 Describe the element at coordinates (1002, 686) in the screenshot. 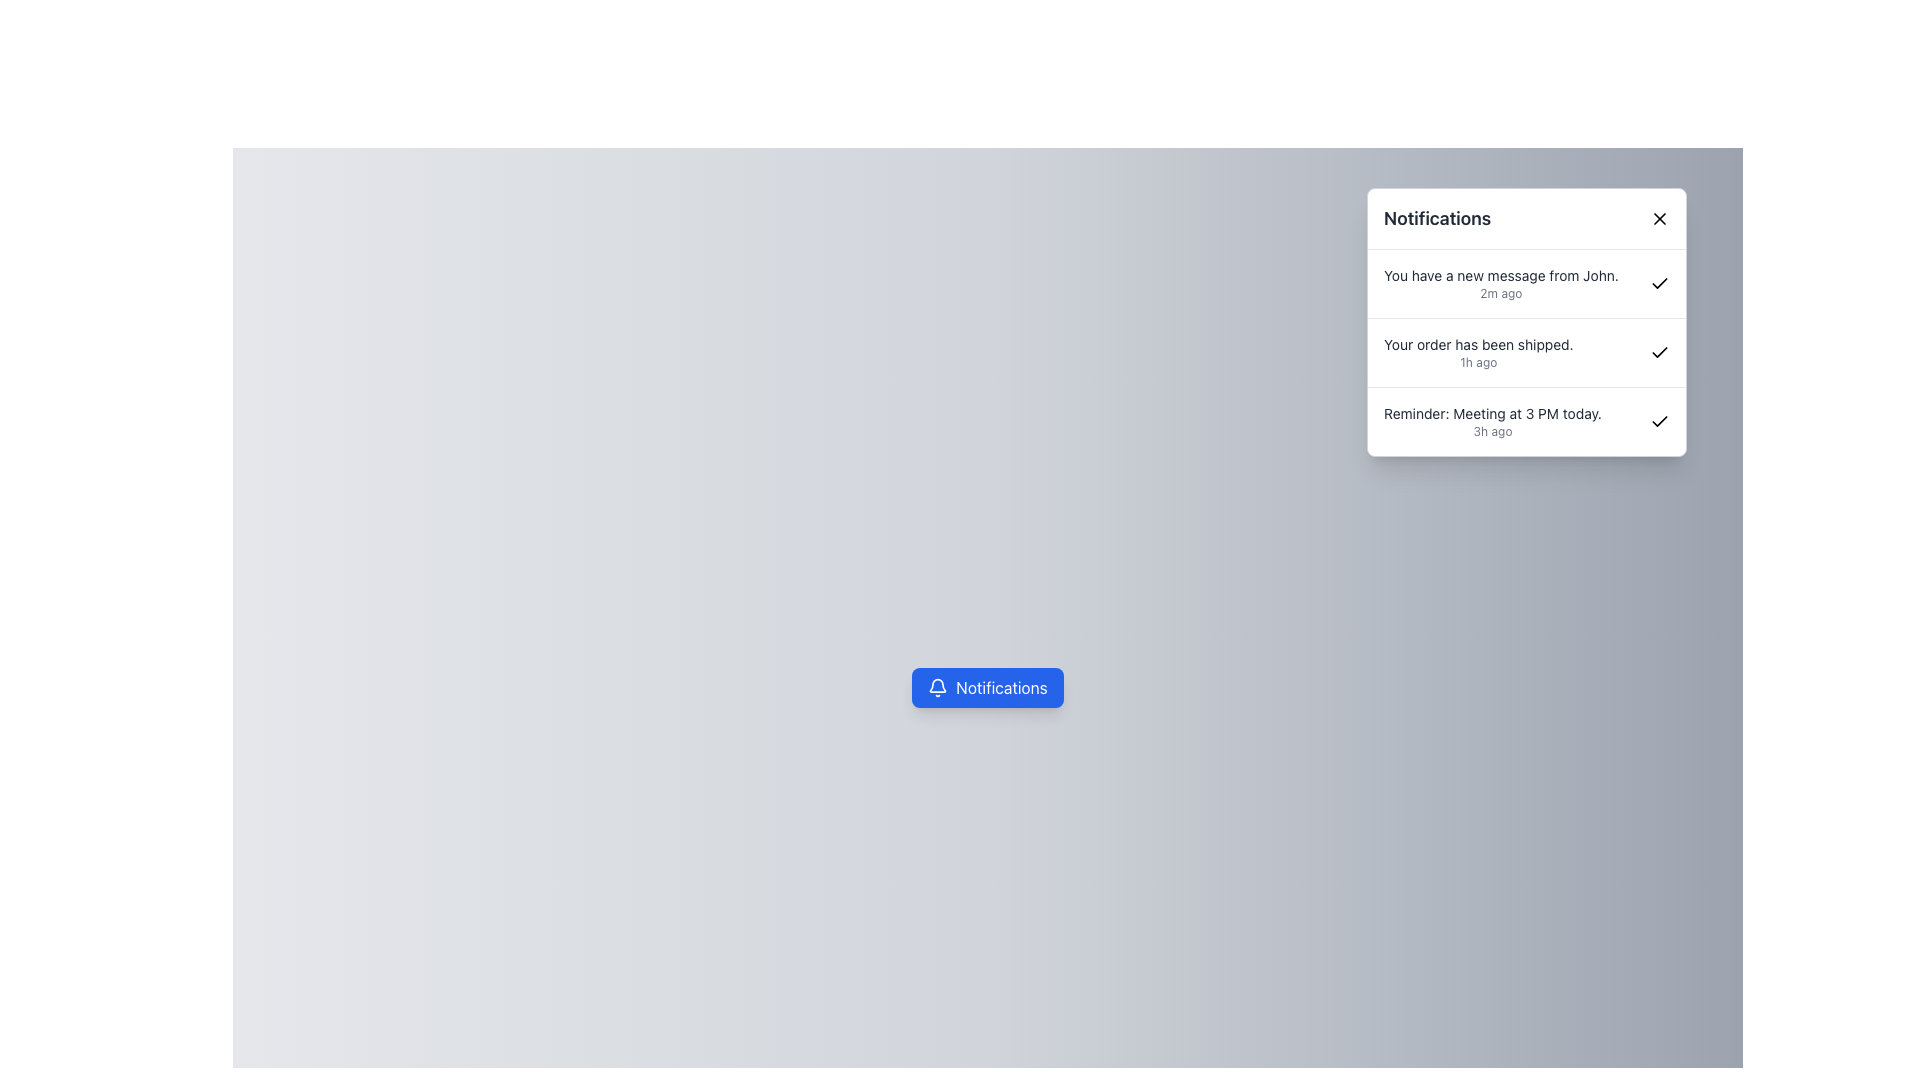

I see `the 'Notifications' text label, which is displayed in white against a blue background and is styled to complement the icon to its left` at that location.